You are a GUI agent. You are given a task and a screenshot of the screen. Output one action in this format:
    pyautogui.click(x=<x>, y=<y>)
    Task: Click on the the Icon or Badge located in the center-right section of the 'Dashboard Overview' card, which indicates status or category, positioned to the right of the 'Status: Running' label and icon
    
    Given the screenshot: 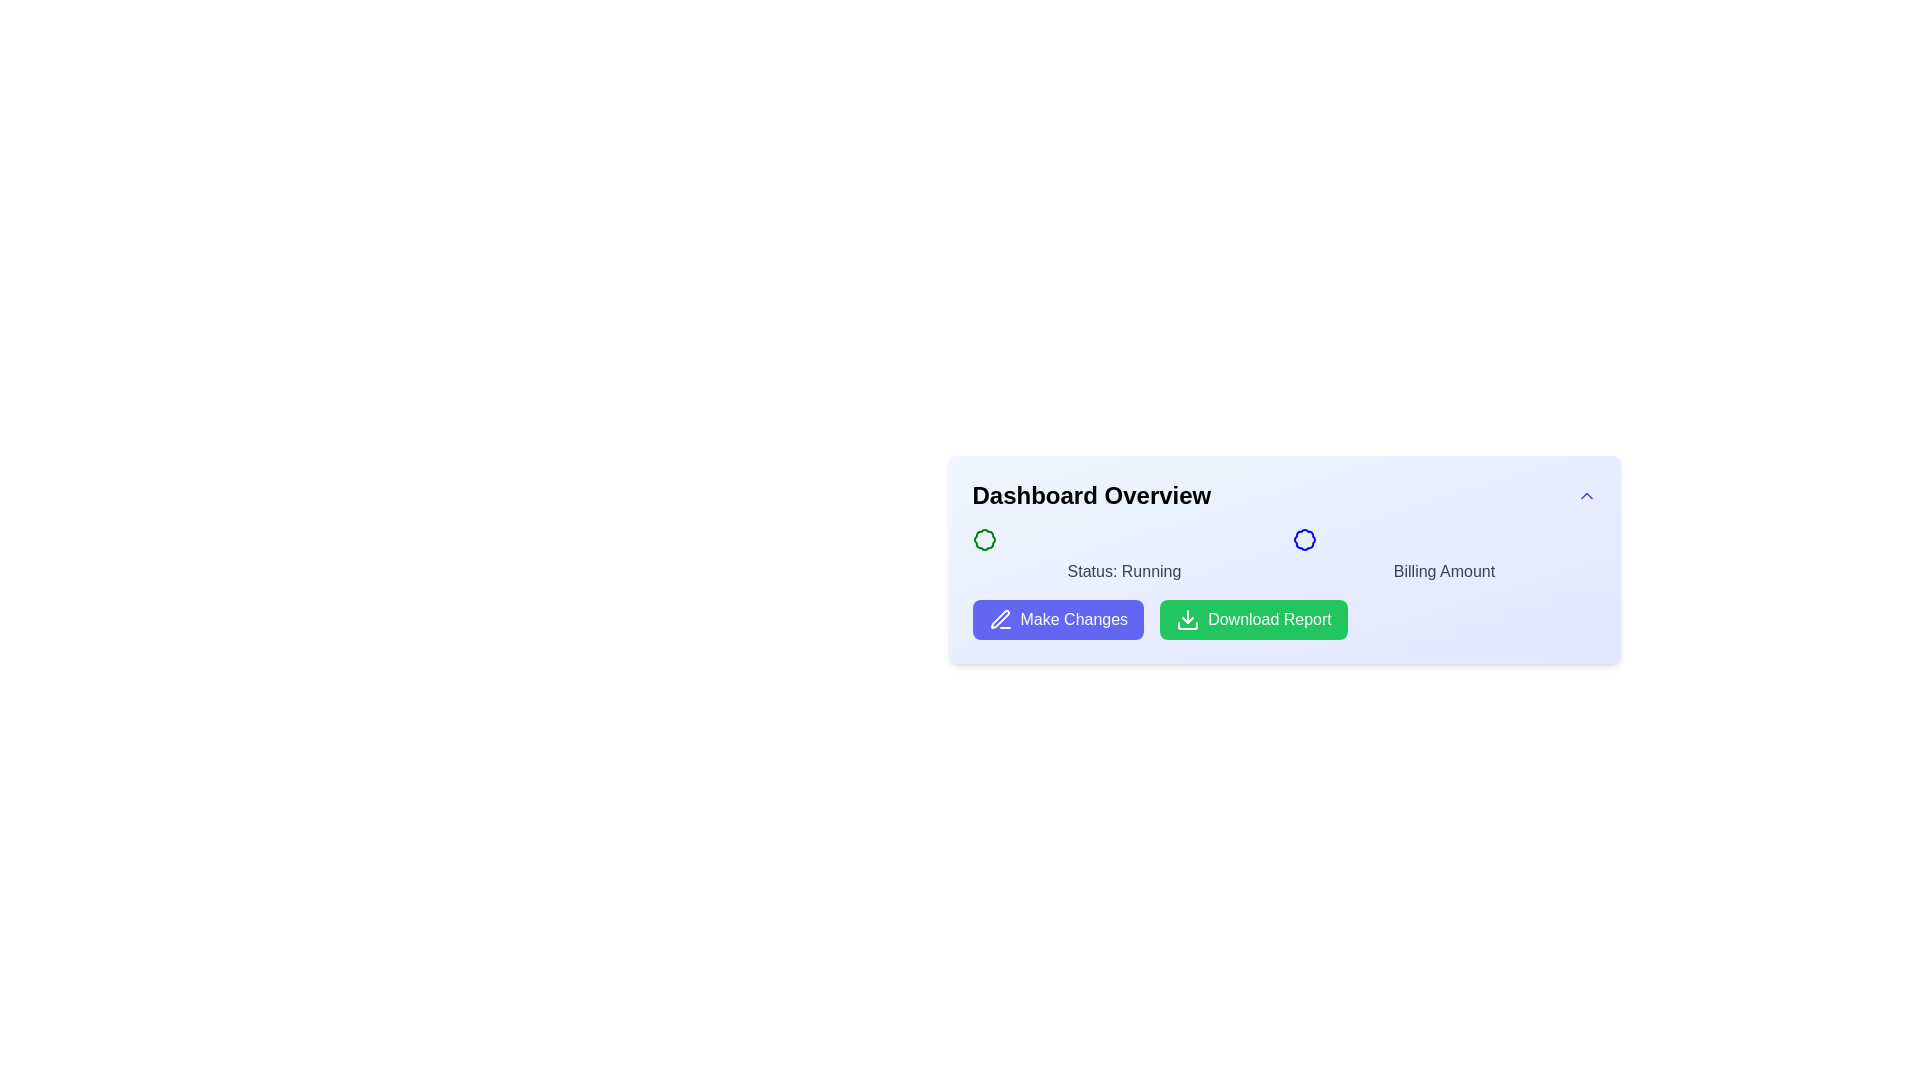 What is the action you would take?
    pyautogui.click(x=1304, y=540)
    